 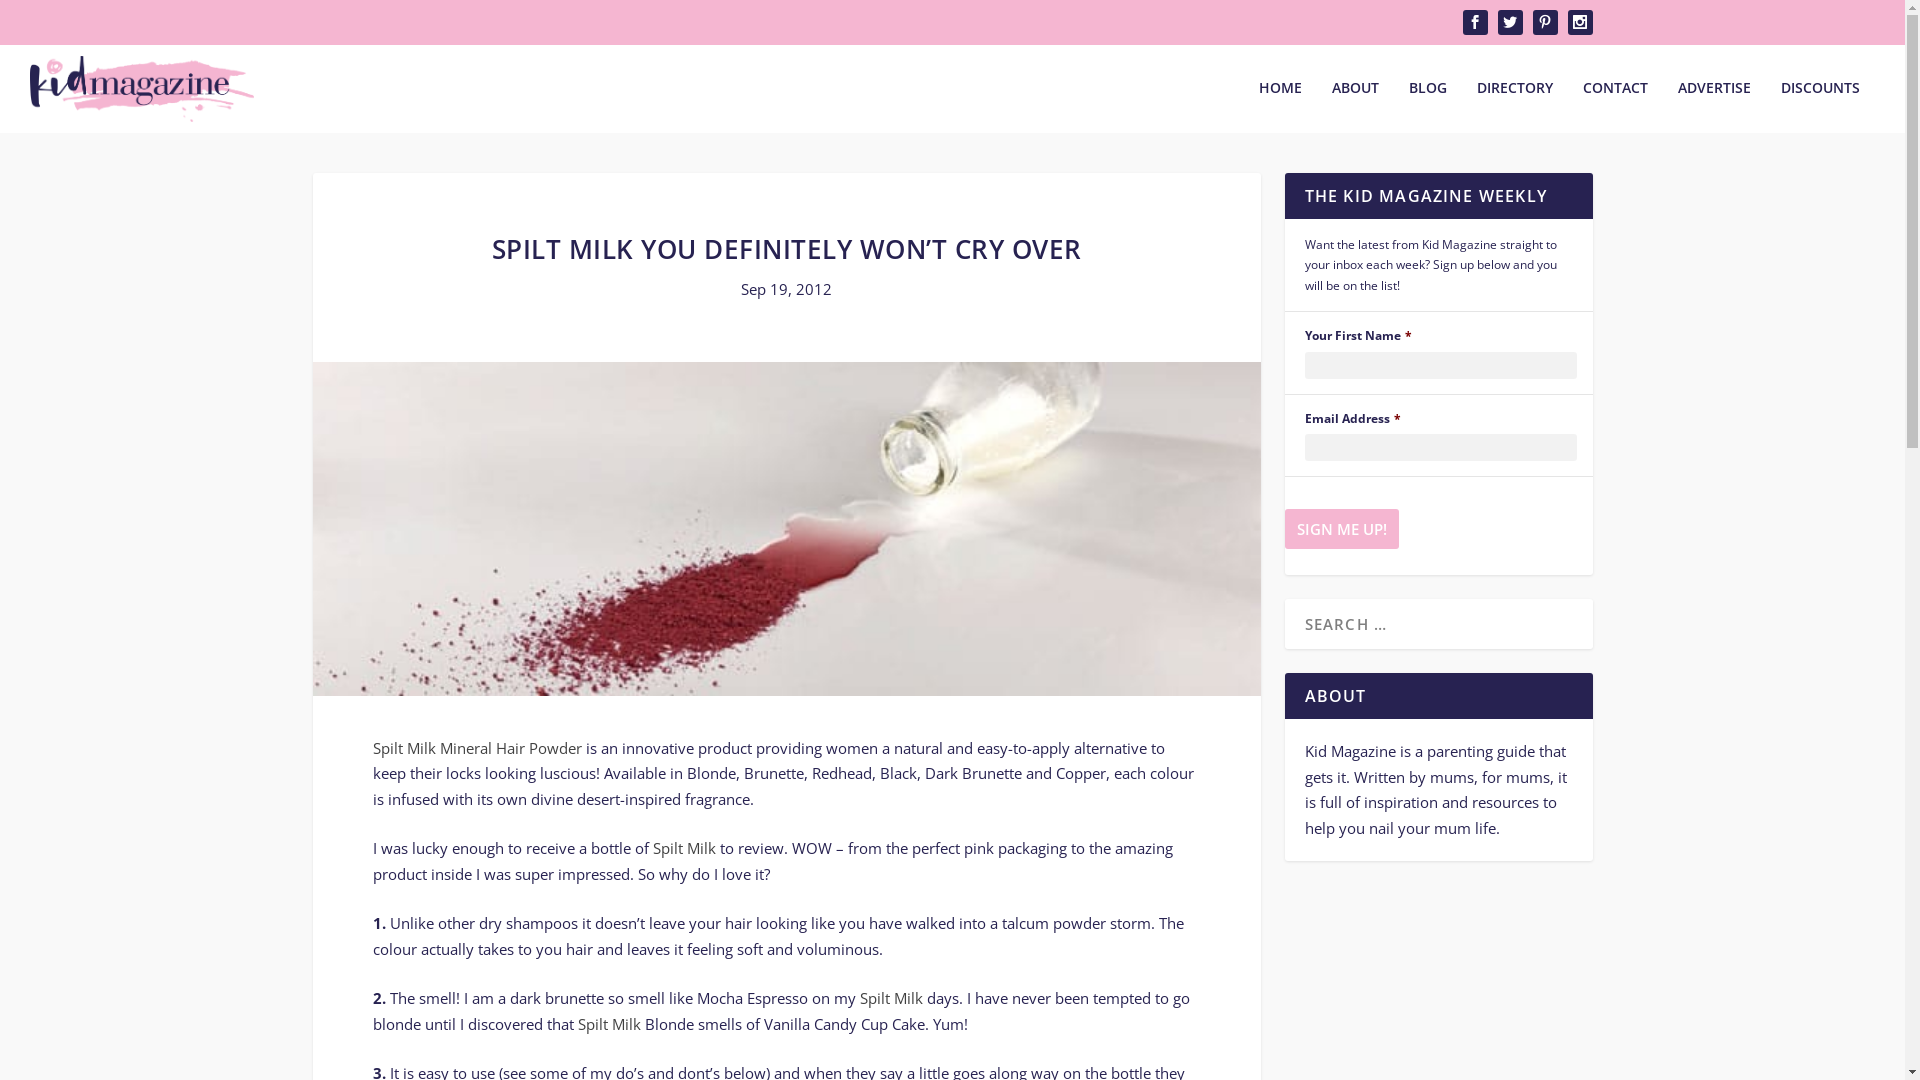 I want to click on 'DIRECTORY', so click(x=1477, y=106).